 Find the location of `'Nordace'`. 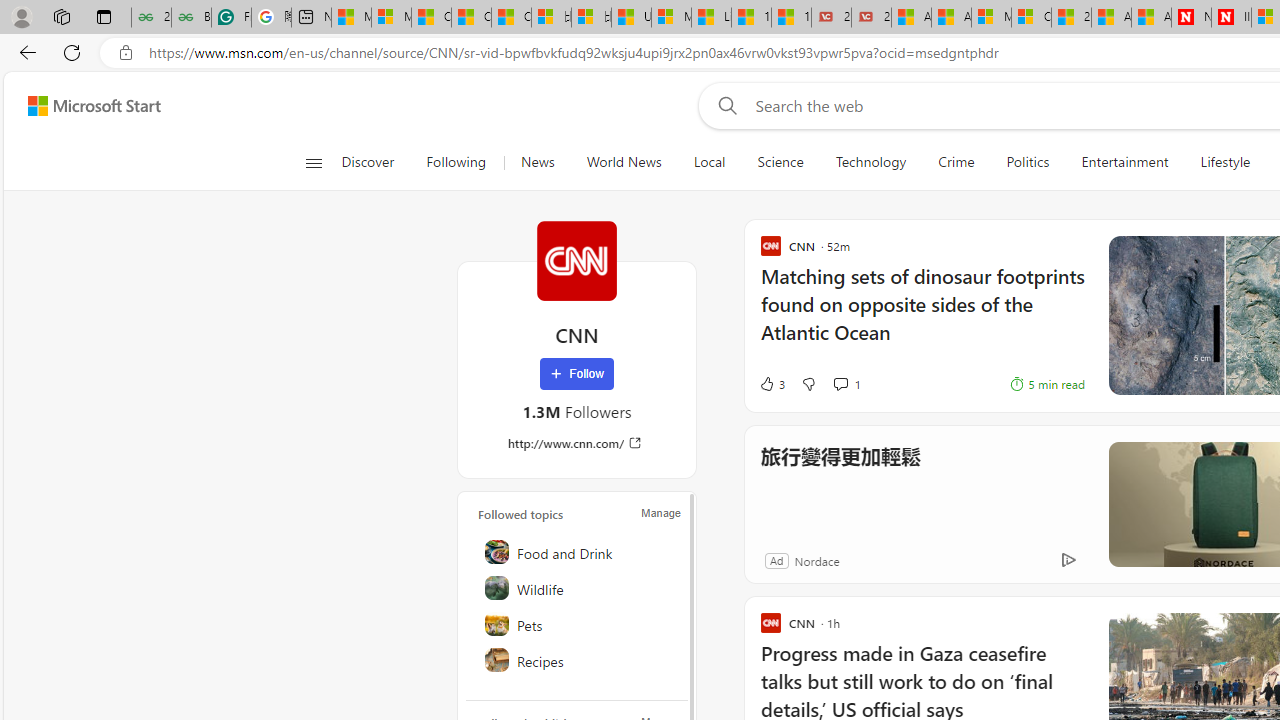

'Nordace' is located at coordinates (816, 560).